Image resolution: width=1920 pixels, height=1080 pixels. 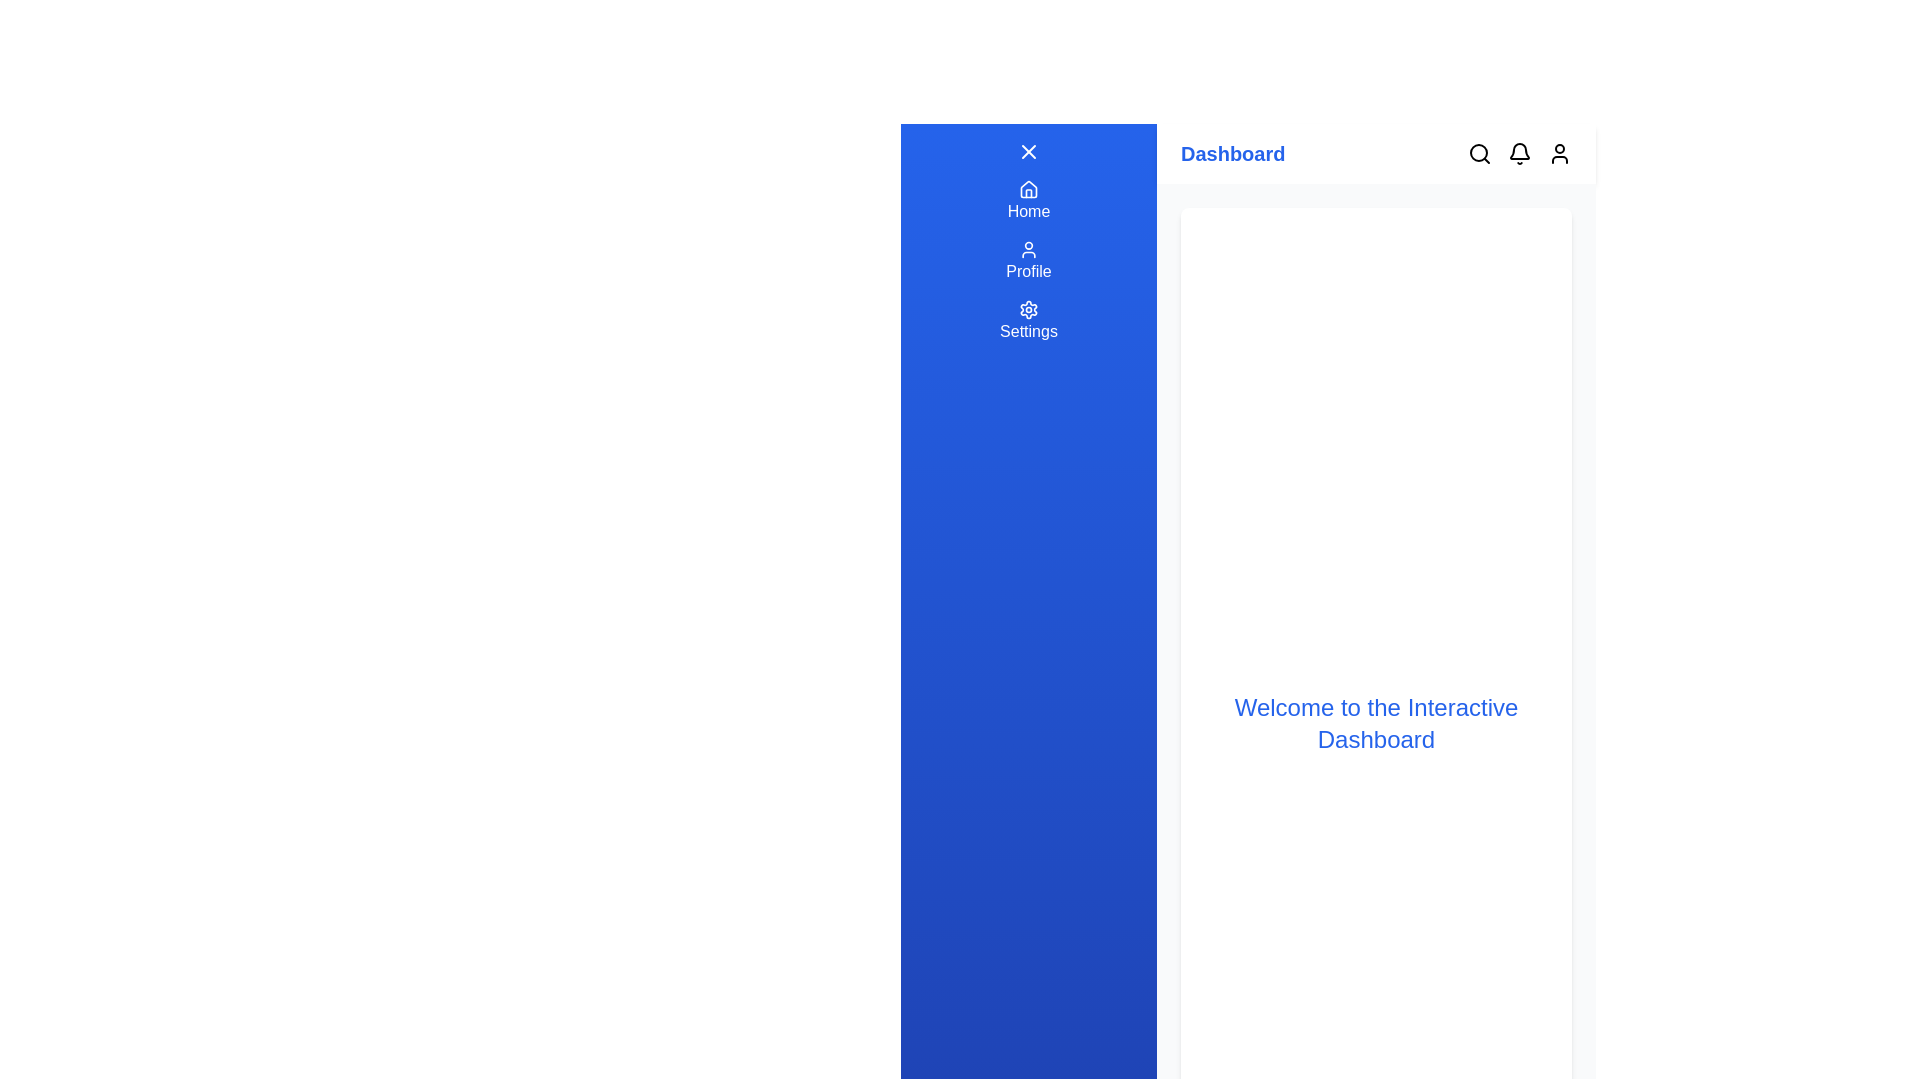 I want to click on the 'Home' navigation item, which has a blue background and white text/icon, located as the first button in the vertical menu on the left side of the interface, so click(x=1028, y=201).